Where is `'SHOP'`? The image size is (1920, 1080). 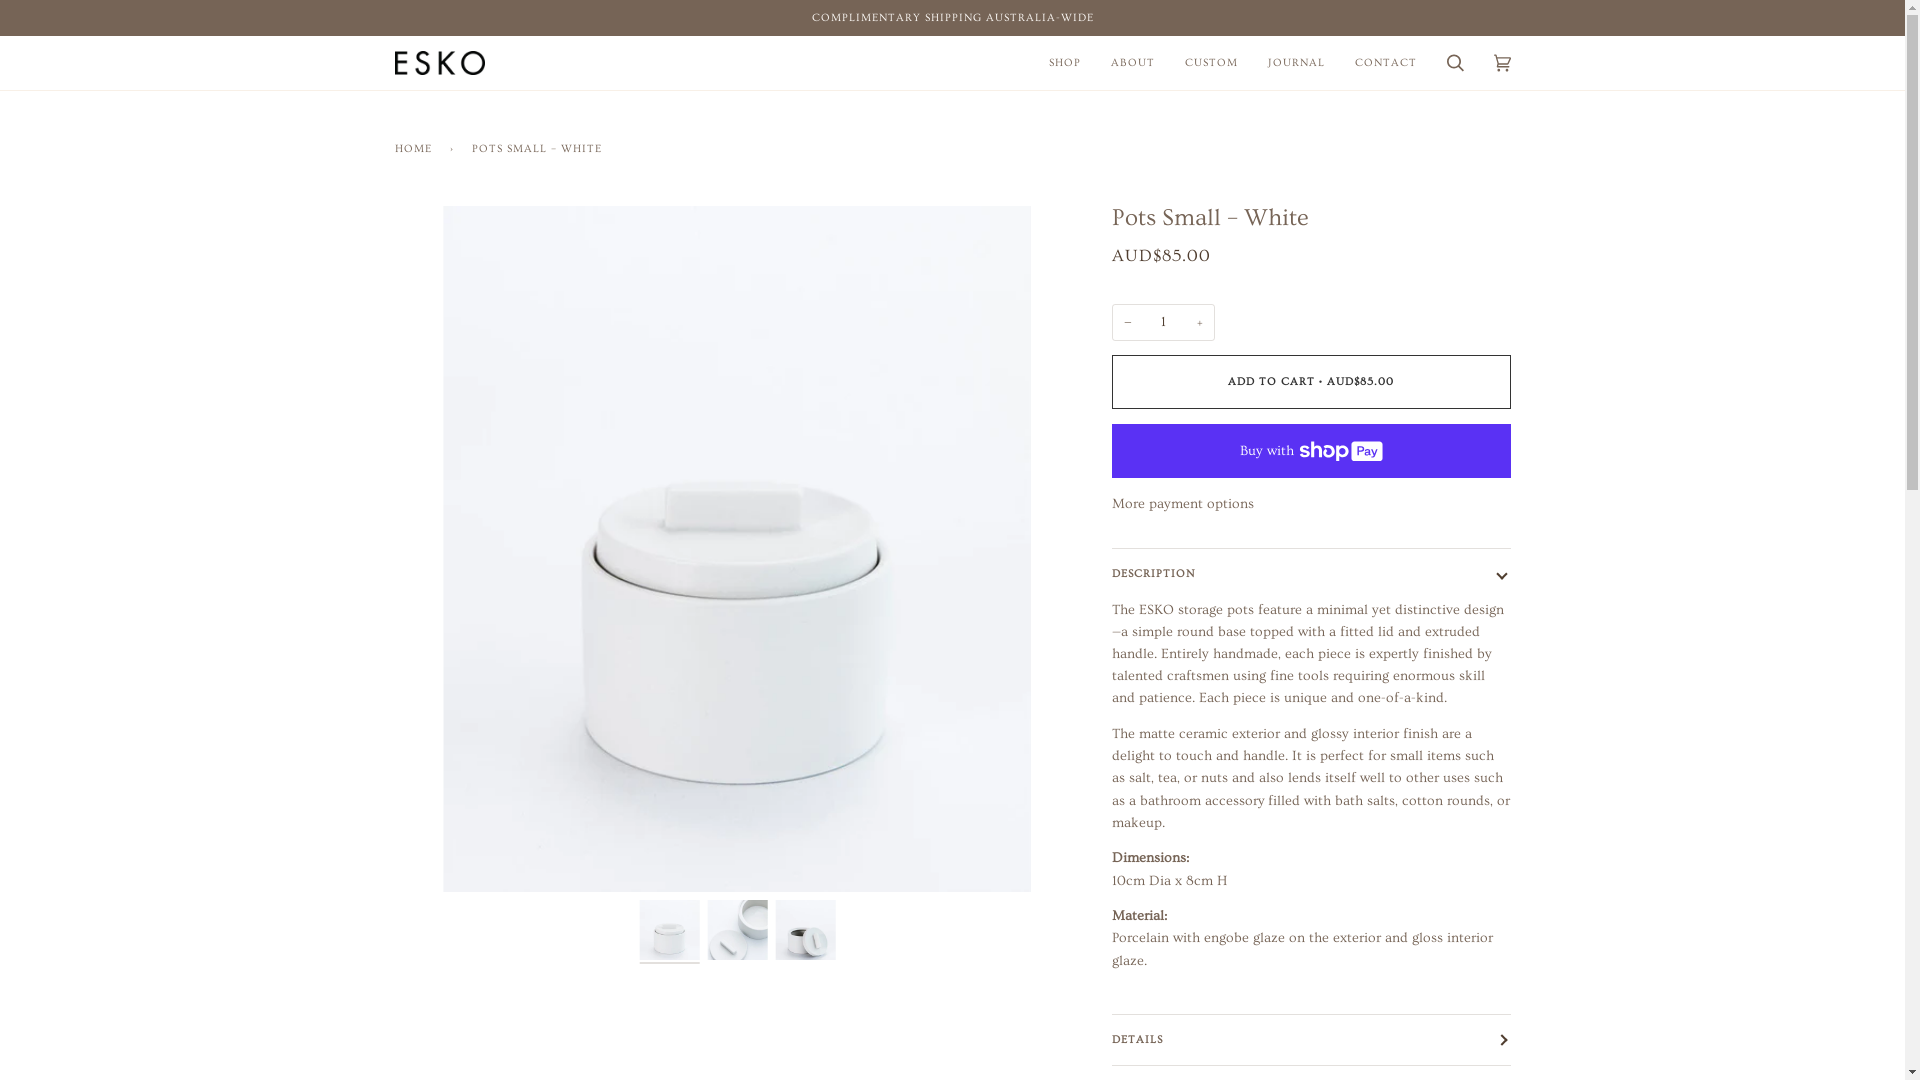 'SHOP' is located at coordinates (1033, 61).